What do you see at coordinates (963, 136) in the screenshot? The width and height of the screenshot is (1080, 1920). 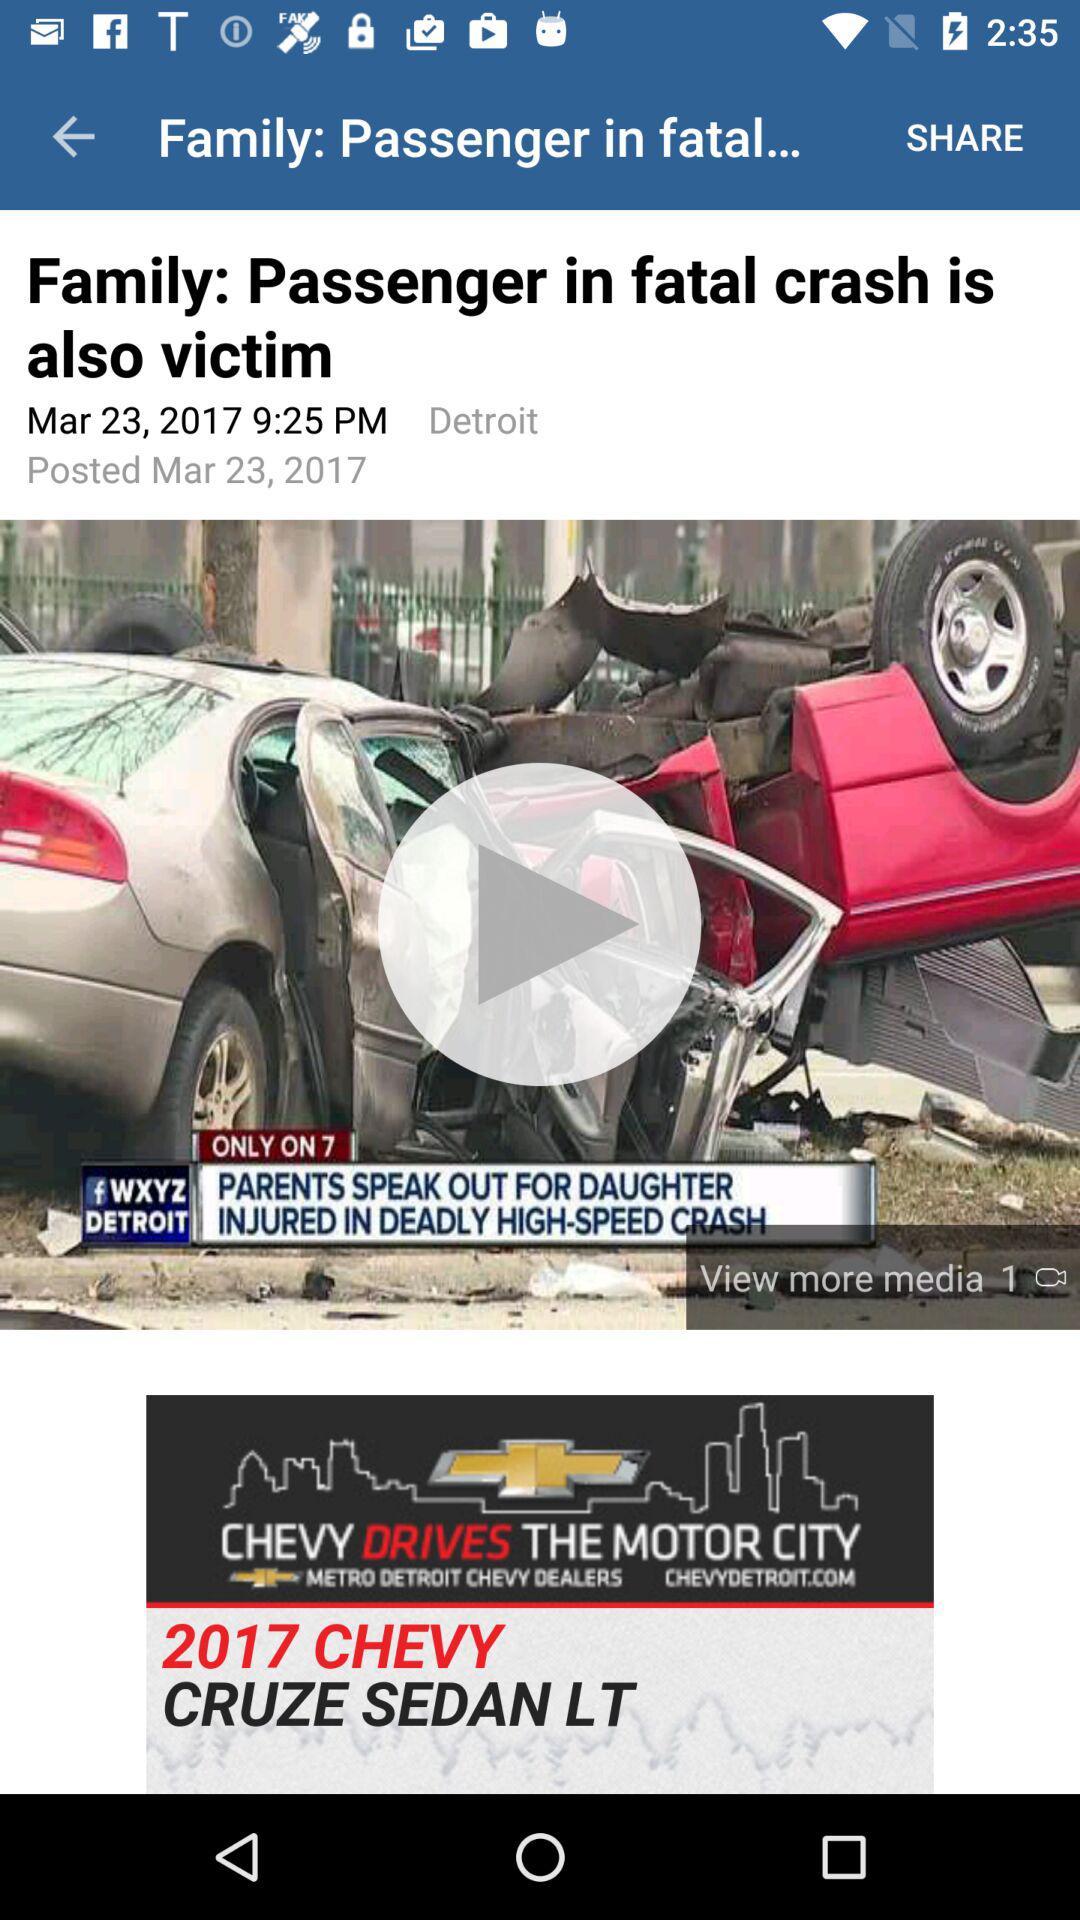 I see `the button next to family passenger in fatal` at bounding box center [963, 136].